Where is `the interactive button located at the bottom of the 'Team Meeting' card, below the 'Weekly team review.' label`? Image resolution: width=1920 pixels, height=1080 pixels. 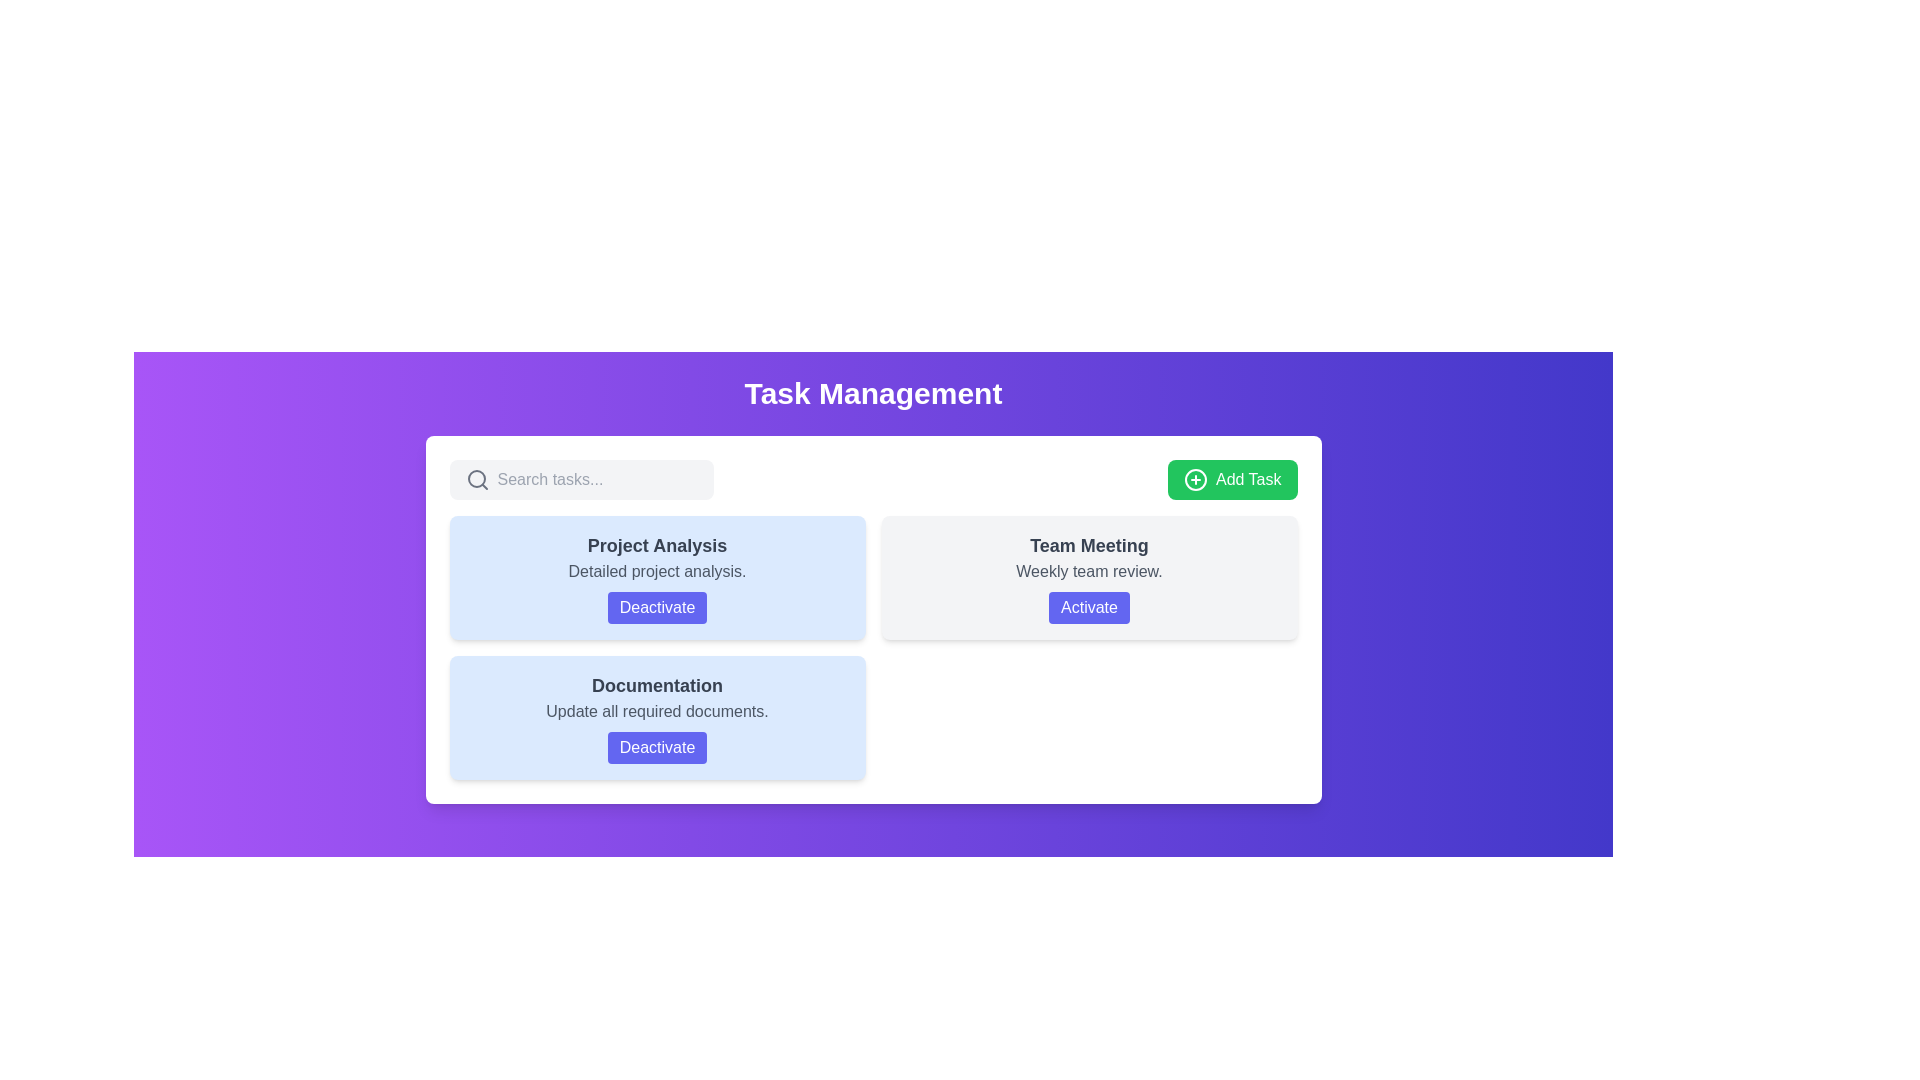
the interactive button located at the bottom of the 'Team Meeting' card, below the 'Weekly team review.' label is located at coordinates (1088, 607).